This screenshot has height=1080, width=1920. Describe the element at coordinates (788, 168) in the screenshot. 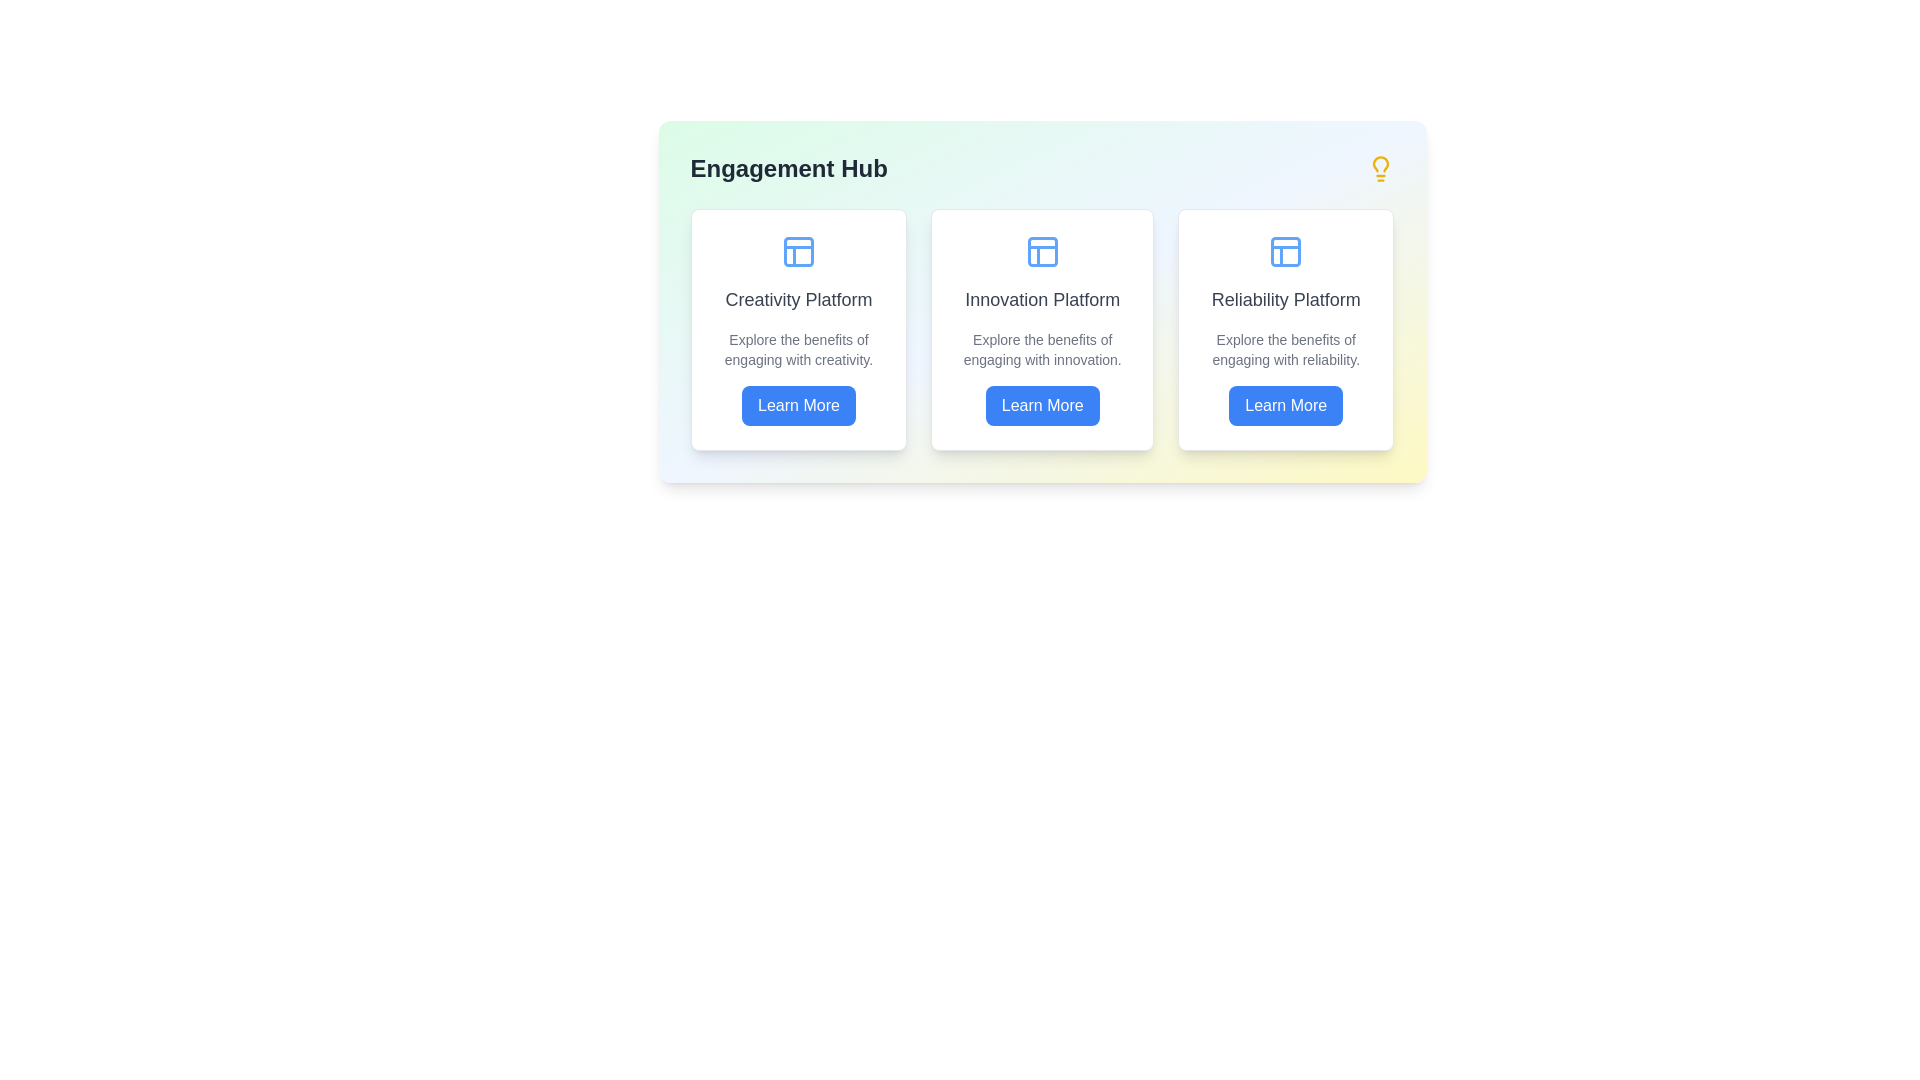

I see `section title text 'Engagement Hub' which is a bold, sans-serif styled heading in dark gray, located at the top-left corner of the card group` at that location.